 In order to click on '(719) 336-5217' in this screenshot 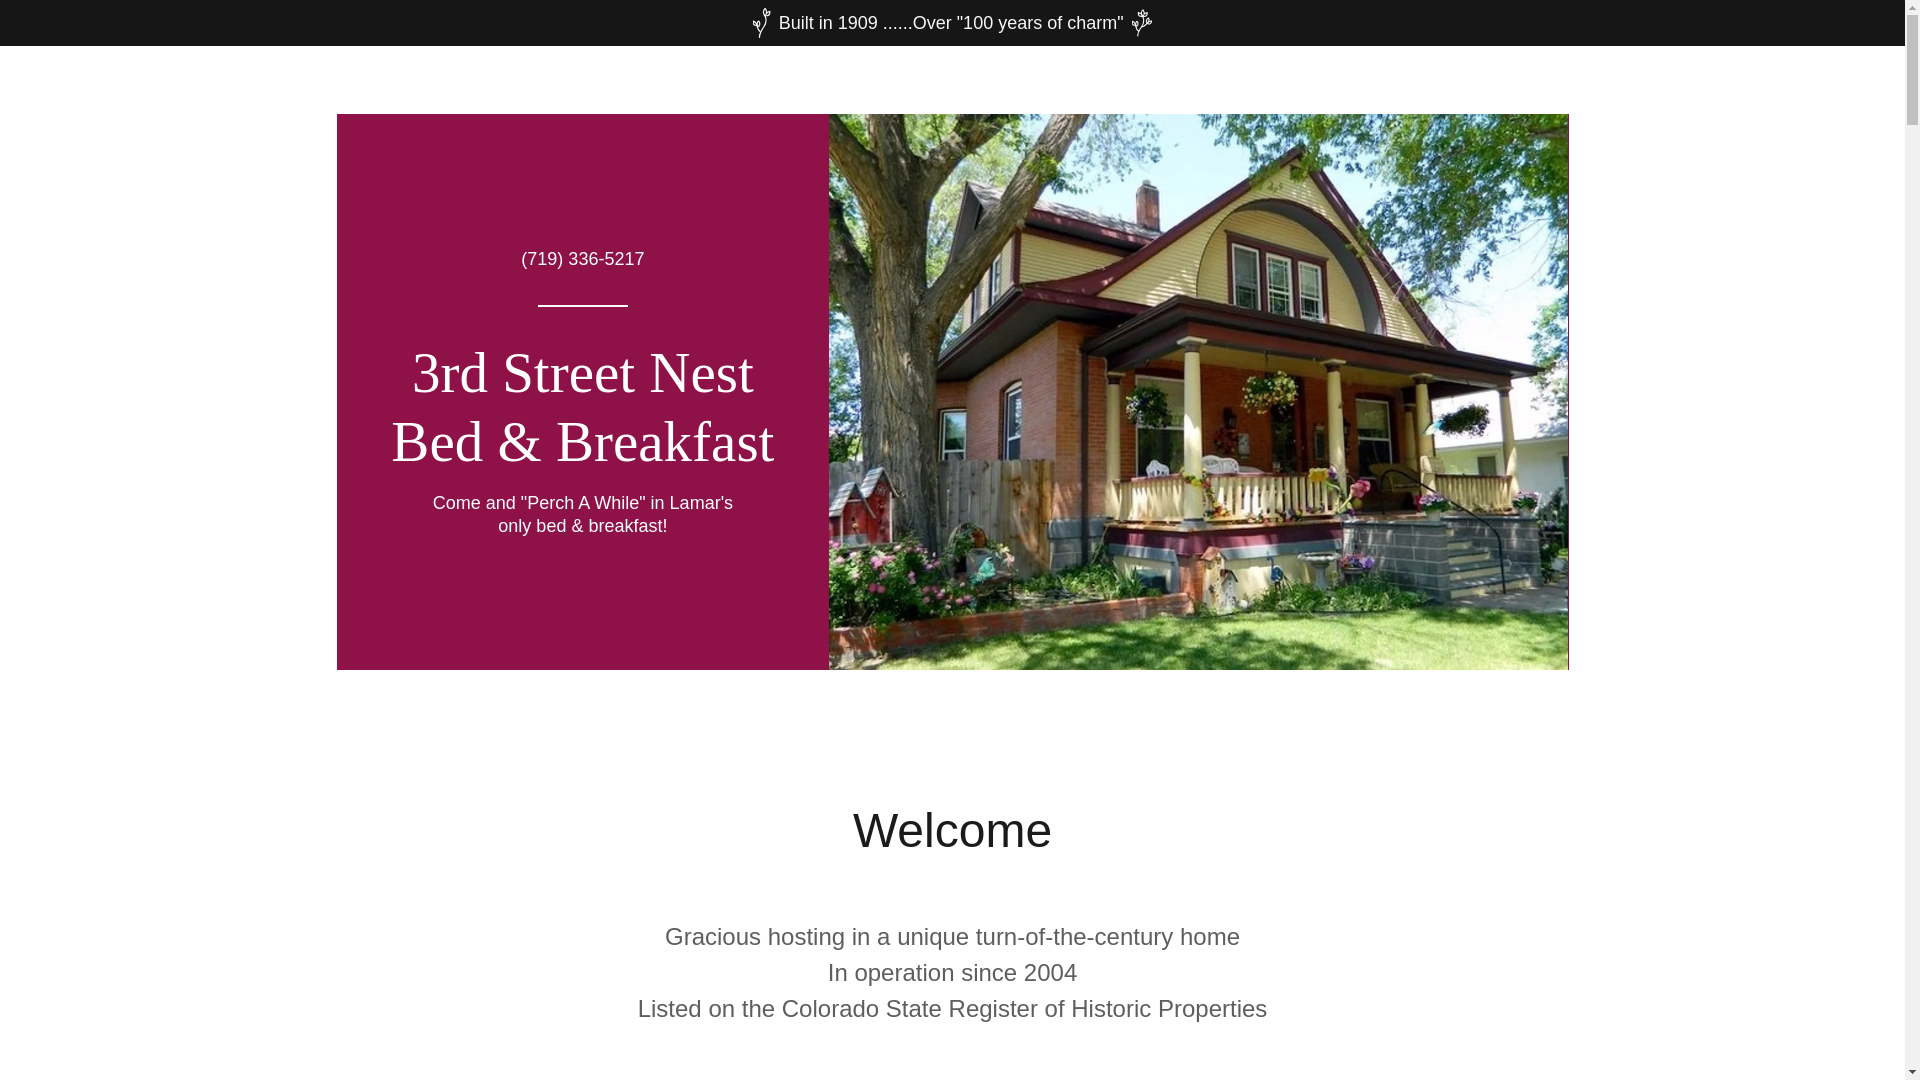, I will do `click(581, 257)`.